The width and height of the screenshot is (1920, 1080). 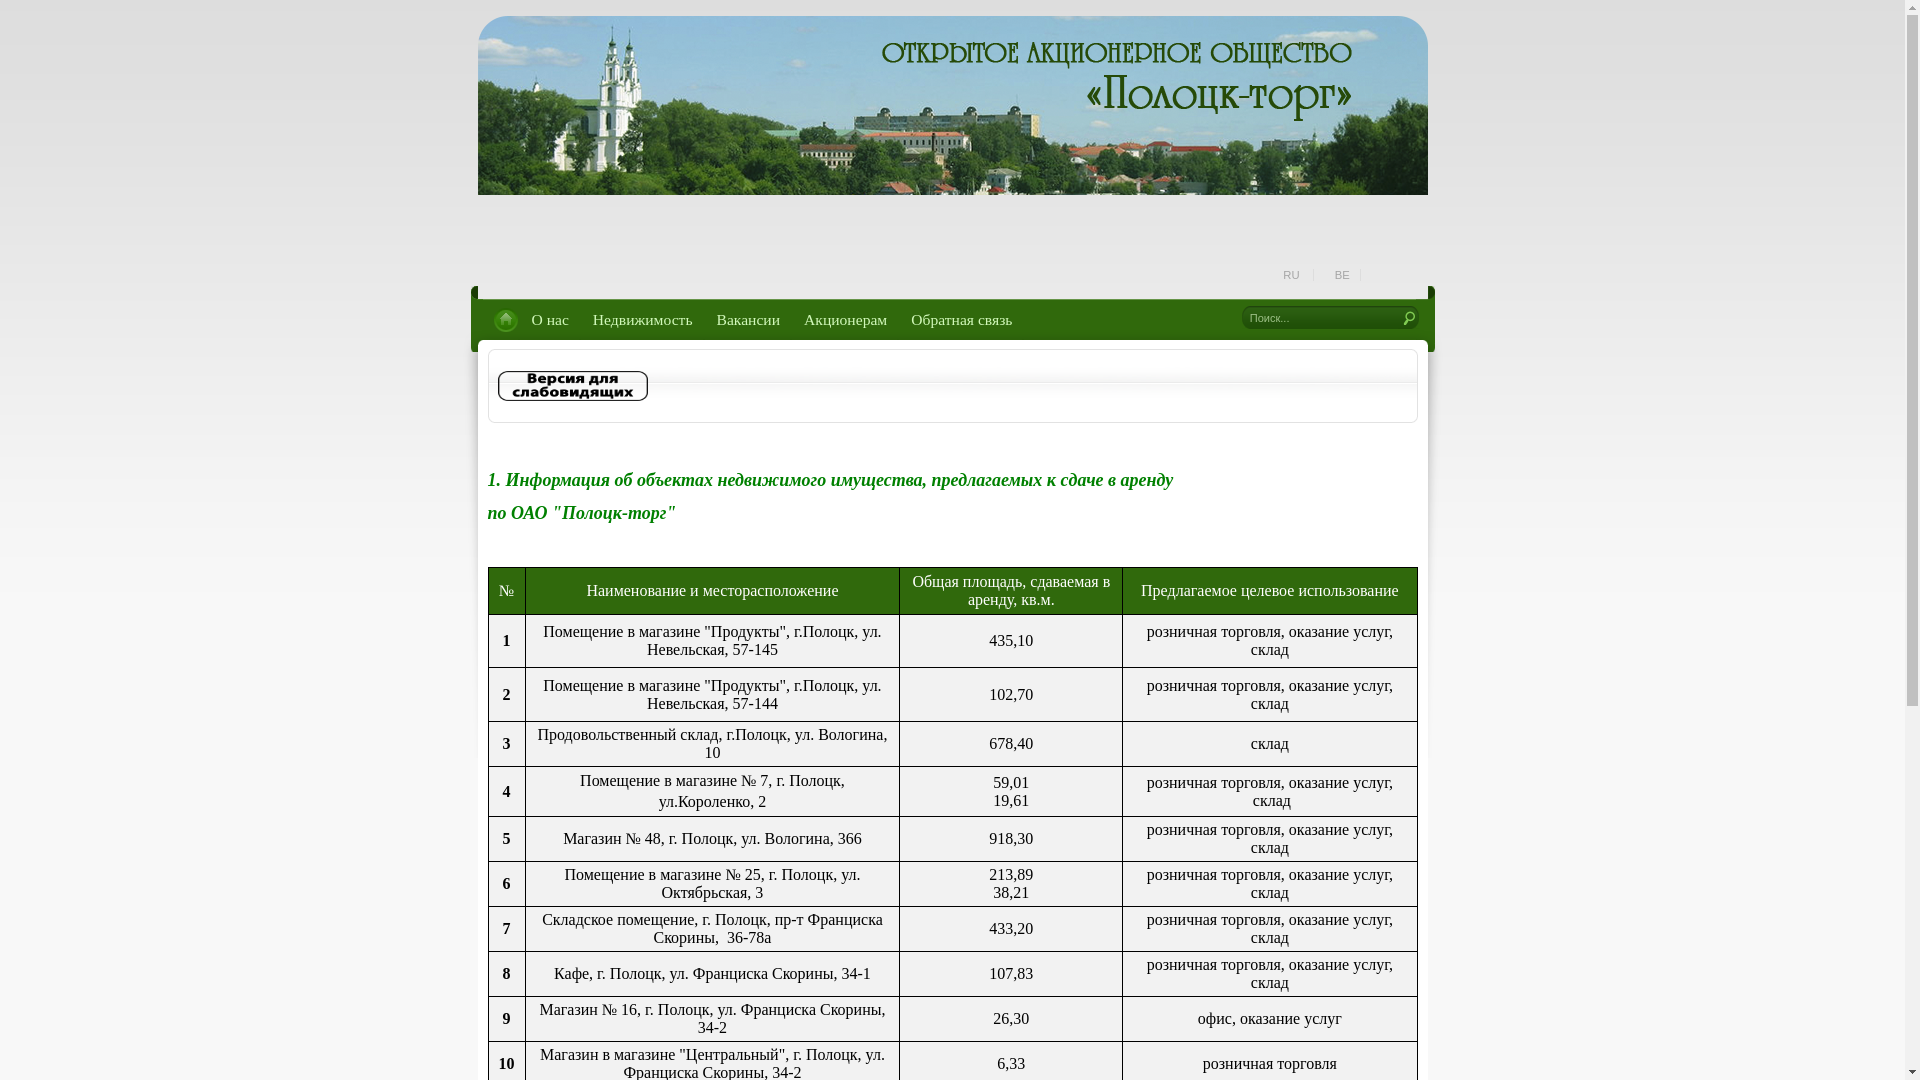 What do you see at coordinates (1342, 274) in the screenshot?
I see `'BE'` at bounding box center [1342, 274].